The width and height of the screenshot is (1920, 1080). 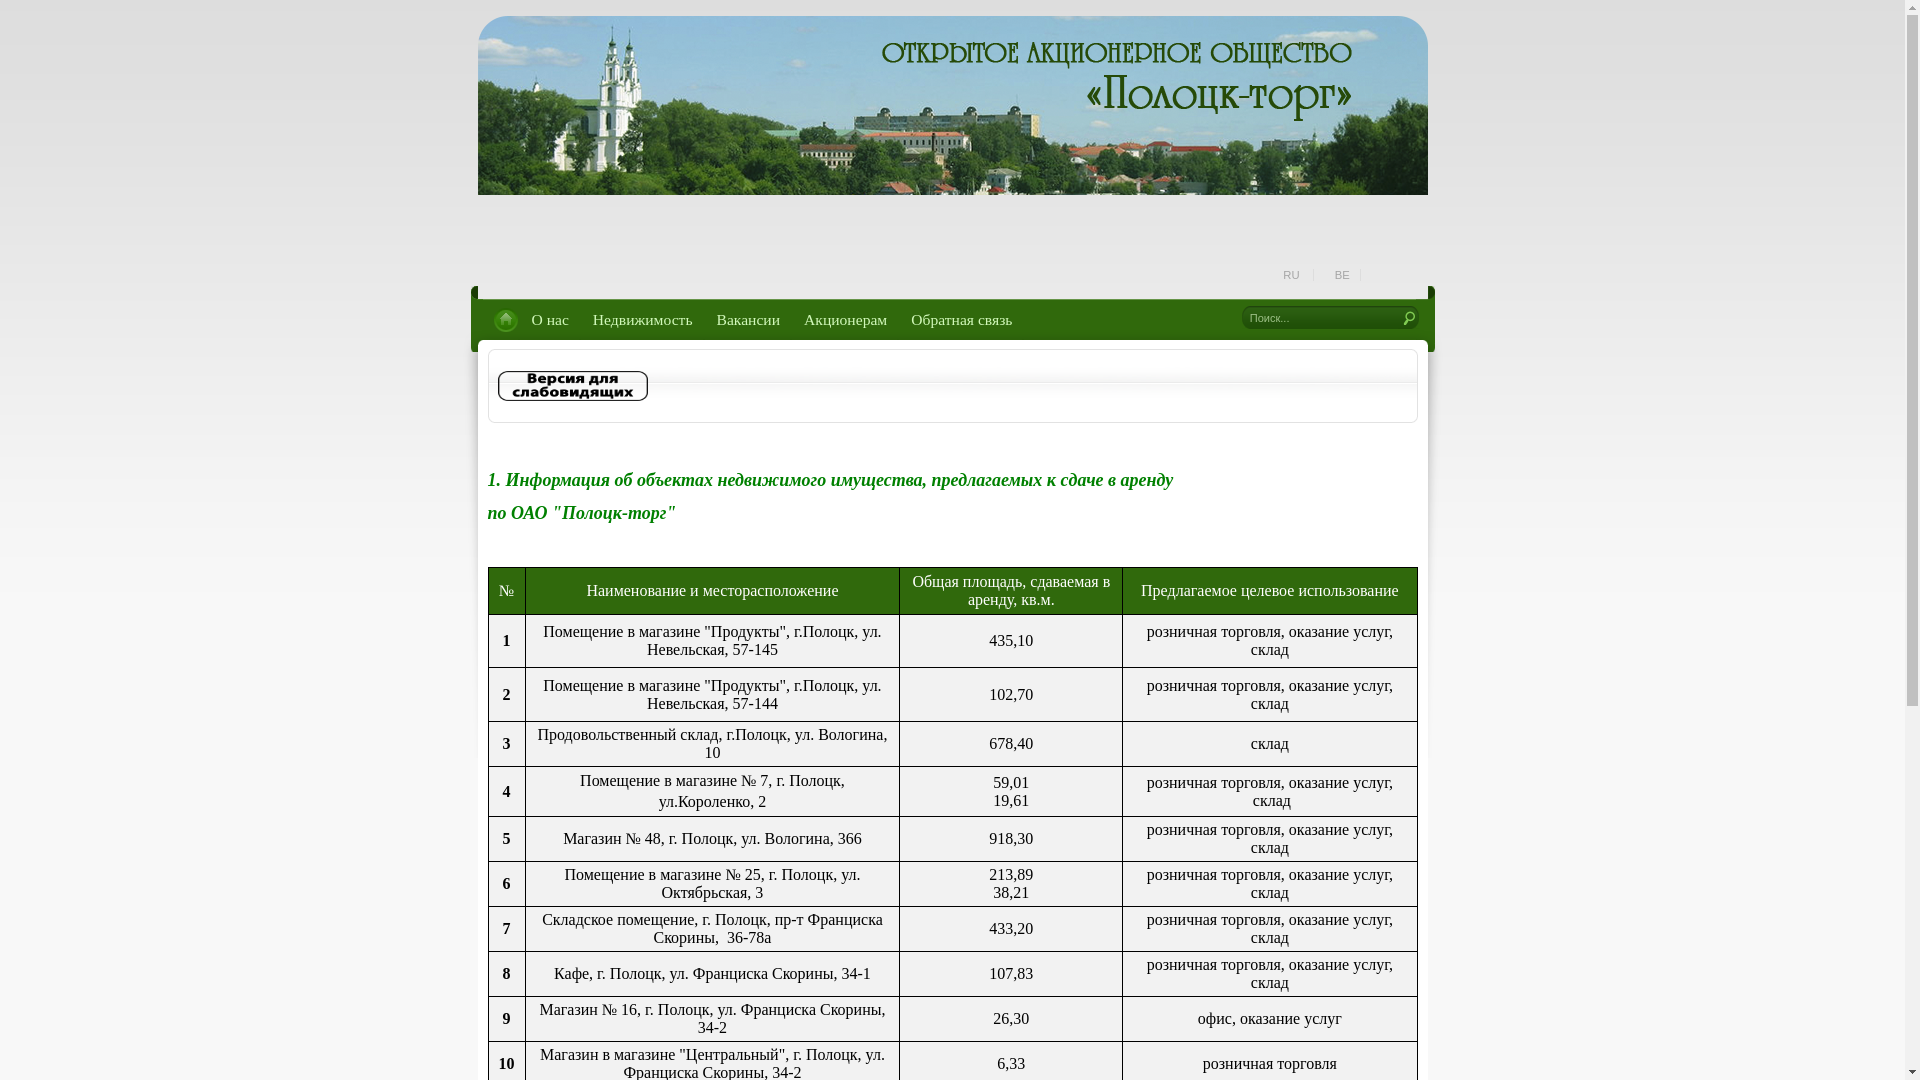 What do you see at coordinates (1342, 274) in the screenshot?
I see `'BE'` at bounding box center [1342, 274].